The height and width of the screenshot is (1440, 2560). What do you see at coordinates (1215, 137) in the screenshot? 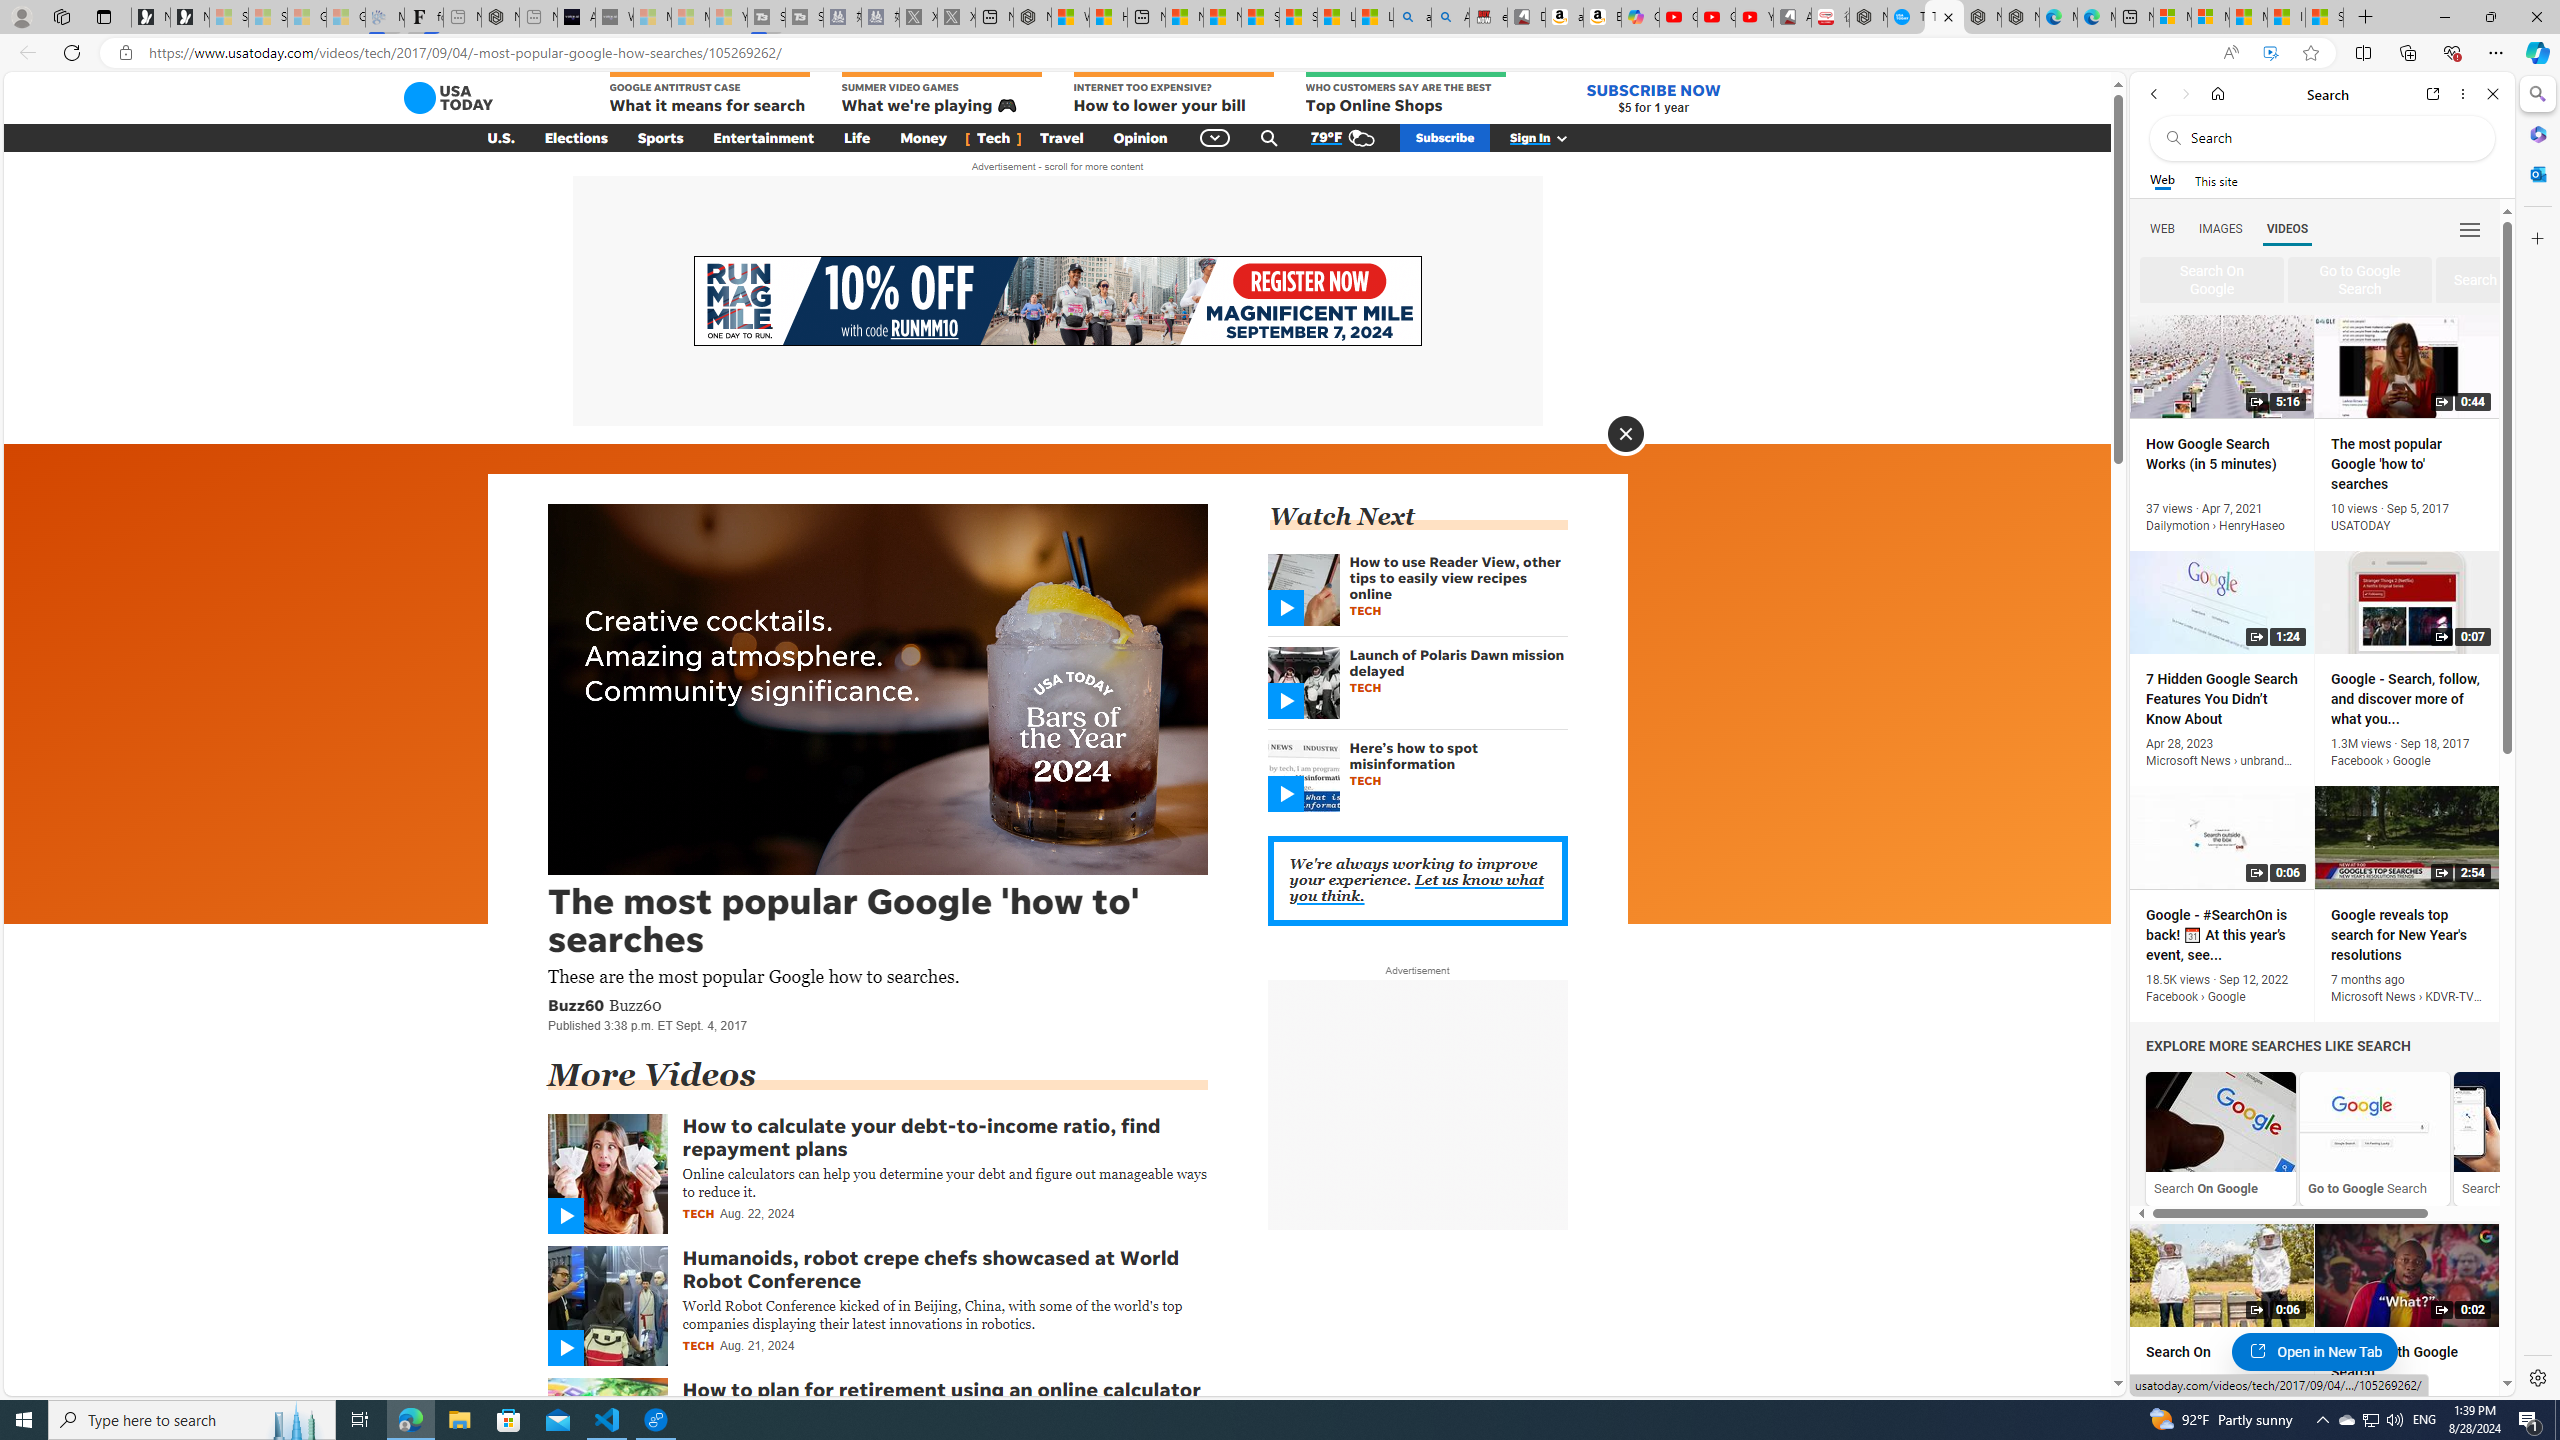
I see `'Class: gnt_n_dd_bt_svg'` at bounding box center [1215, 137].